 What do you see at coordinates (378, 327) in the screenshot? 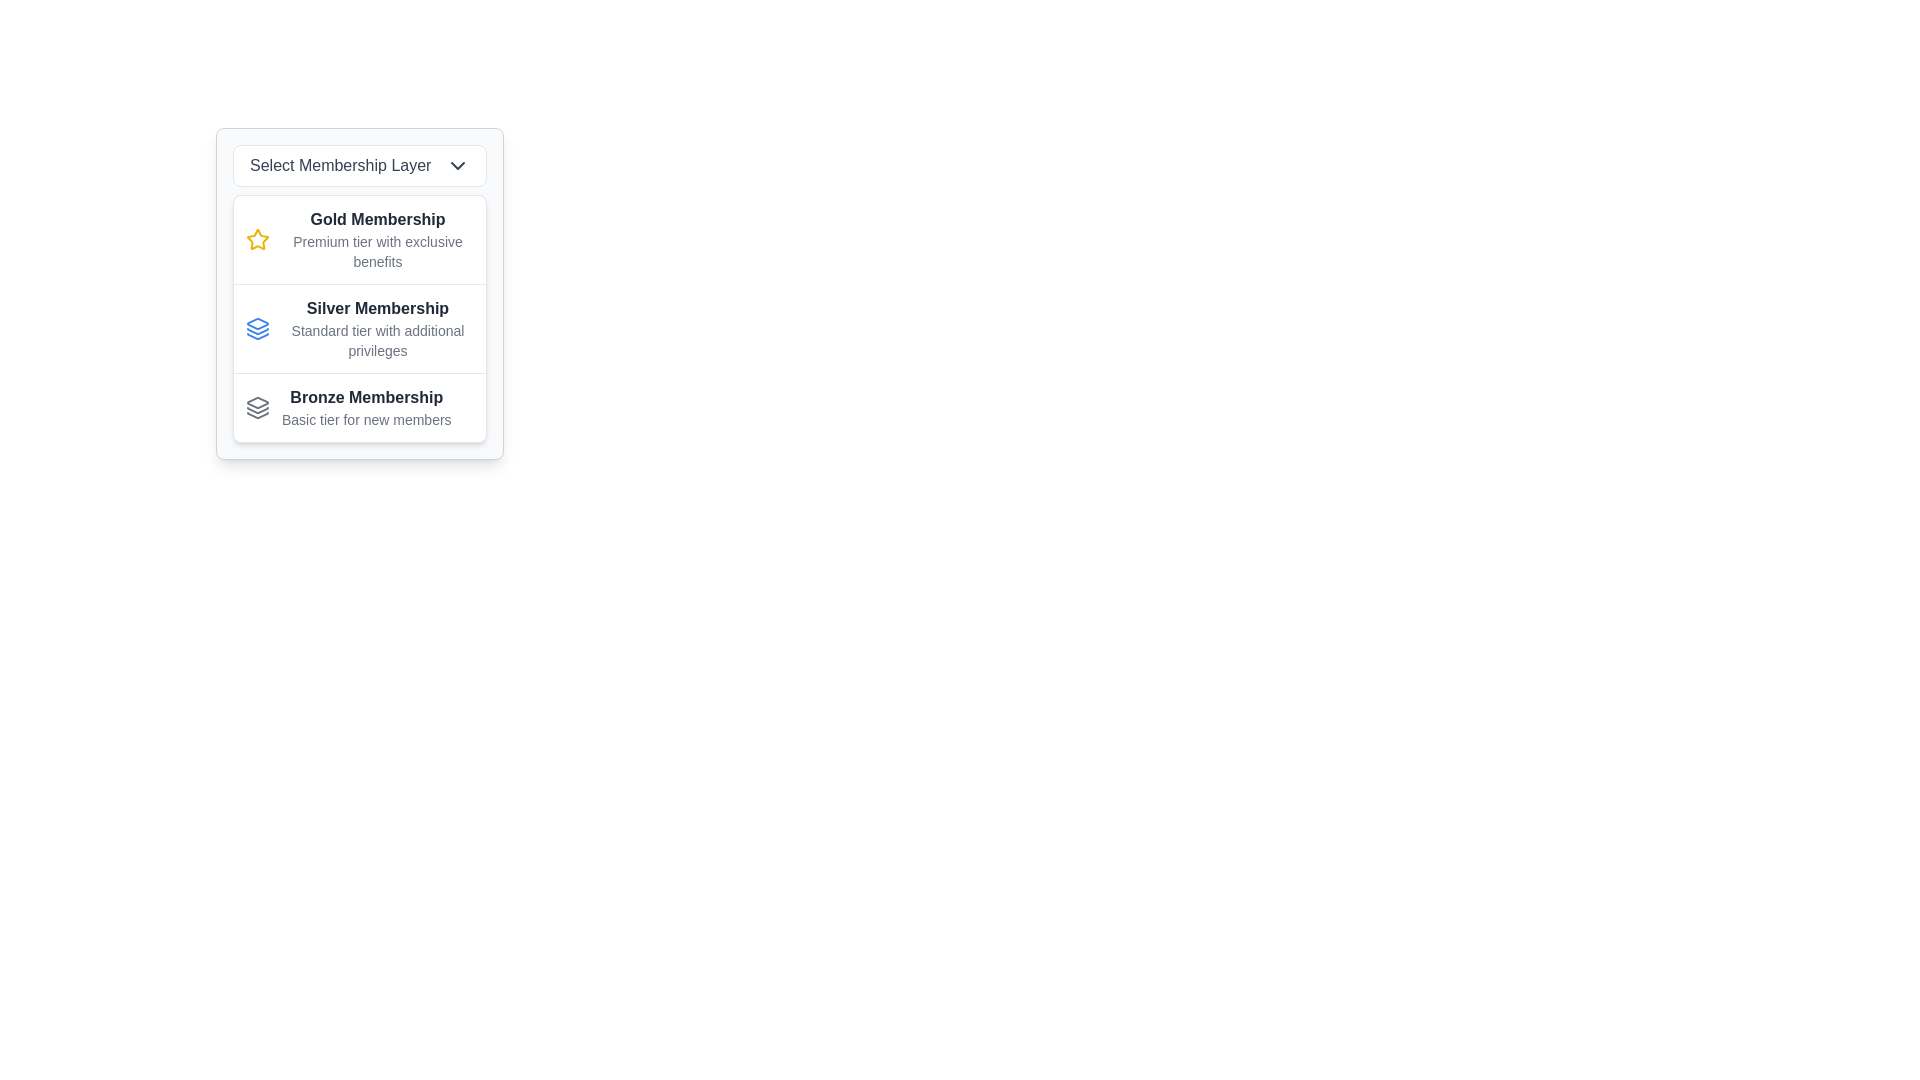
I see `the 'Silver Membership' text label, which is the second option in a dropdown menu, located centrally between 'Gold Membership' above and 'Bronze Membership' below` at bounding box center [378, 327].